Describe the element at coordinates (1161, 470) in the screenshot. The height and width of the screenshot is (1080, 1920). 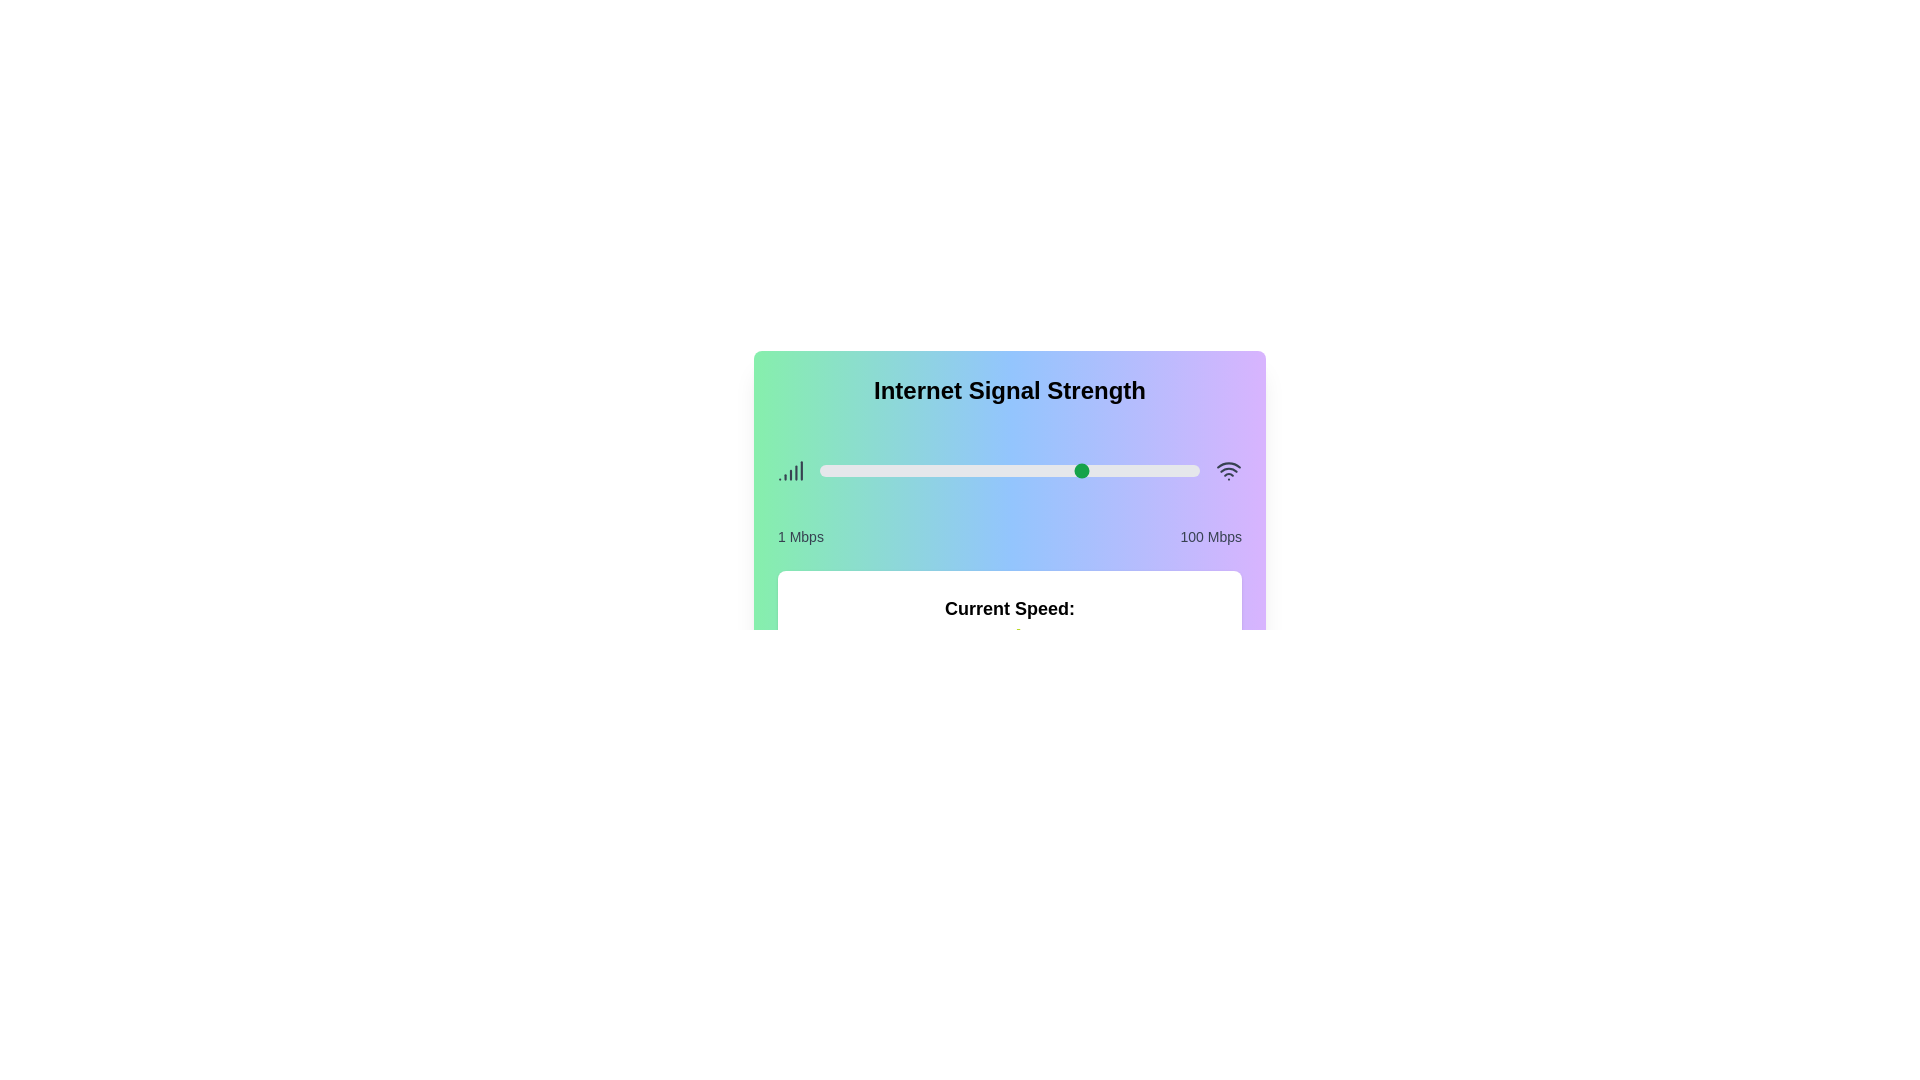
I see `the signal strength slider to 90 percentage` at that location.